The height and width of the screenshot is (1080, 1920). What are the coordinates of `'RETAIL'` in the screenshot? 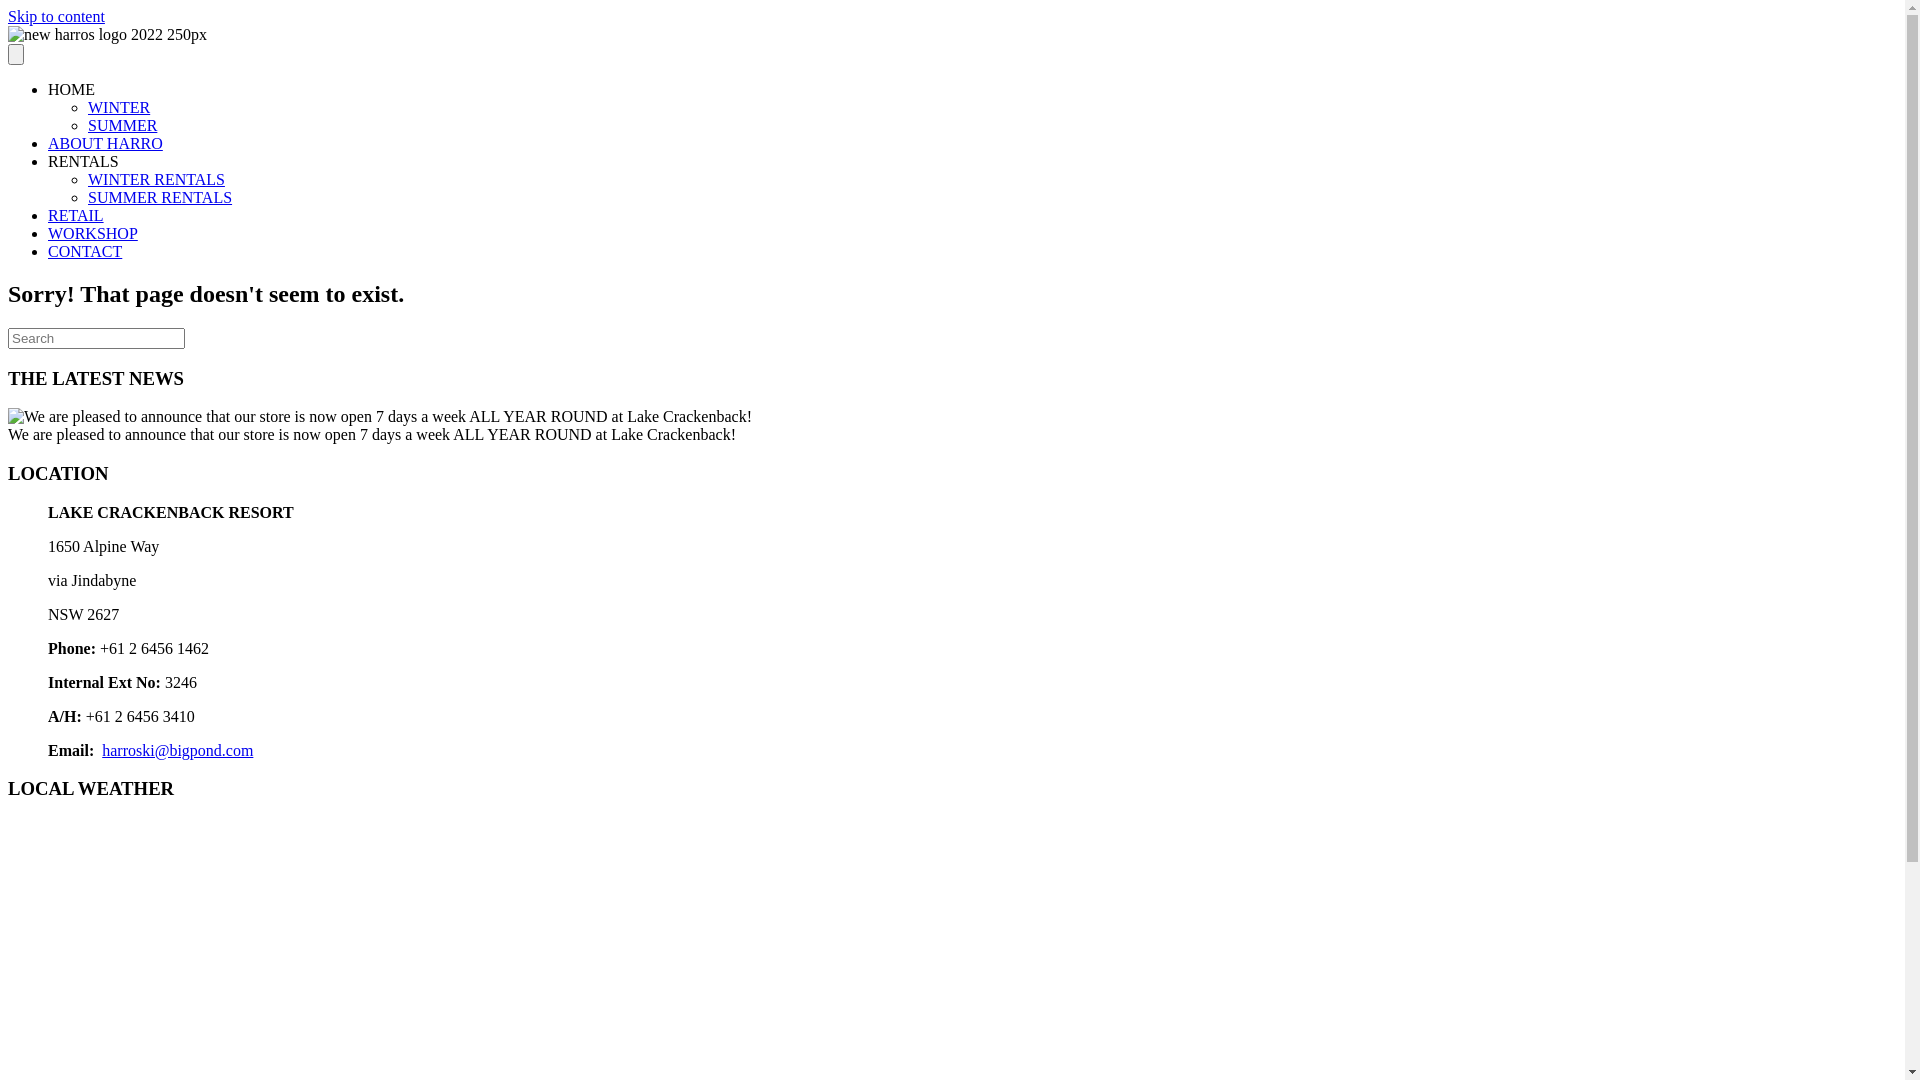 It's located at (48, 215).